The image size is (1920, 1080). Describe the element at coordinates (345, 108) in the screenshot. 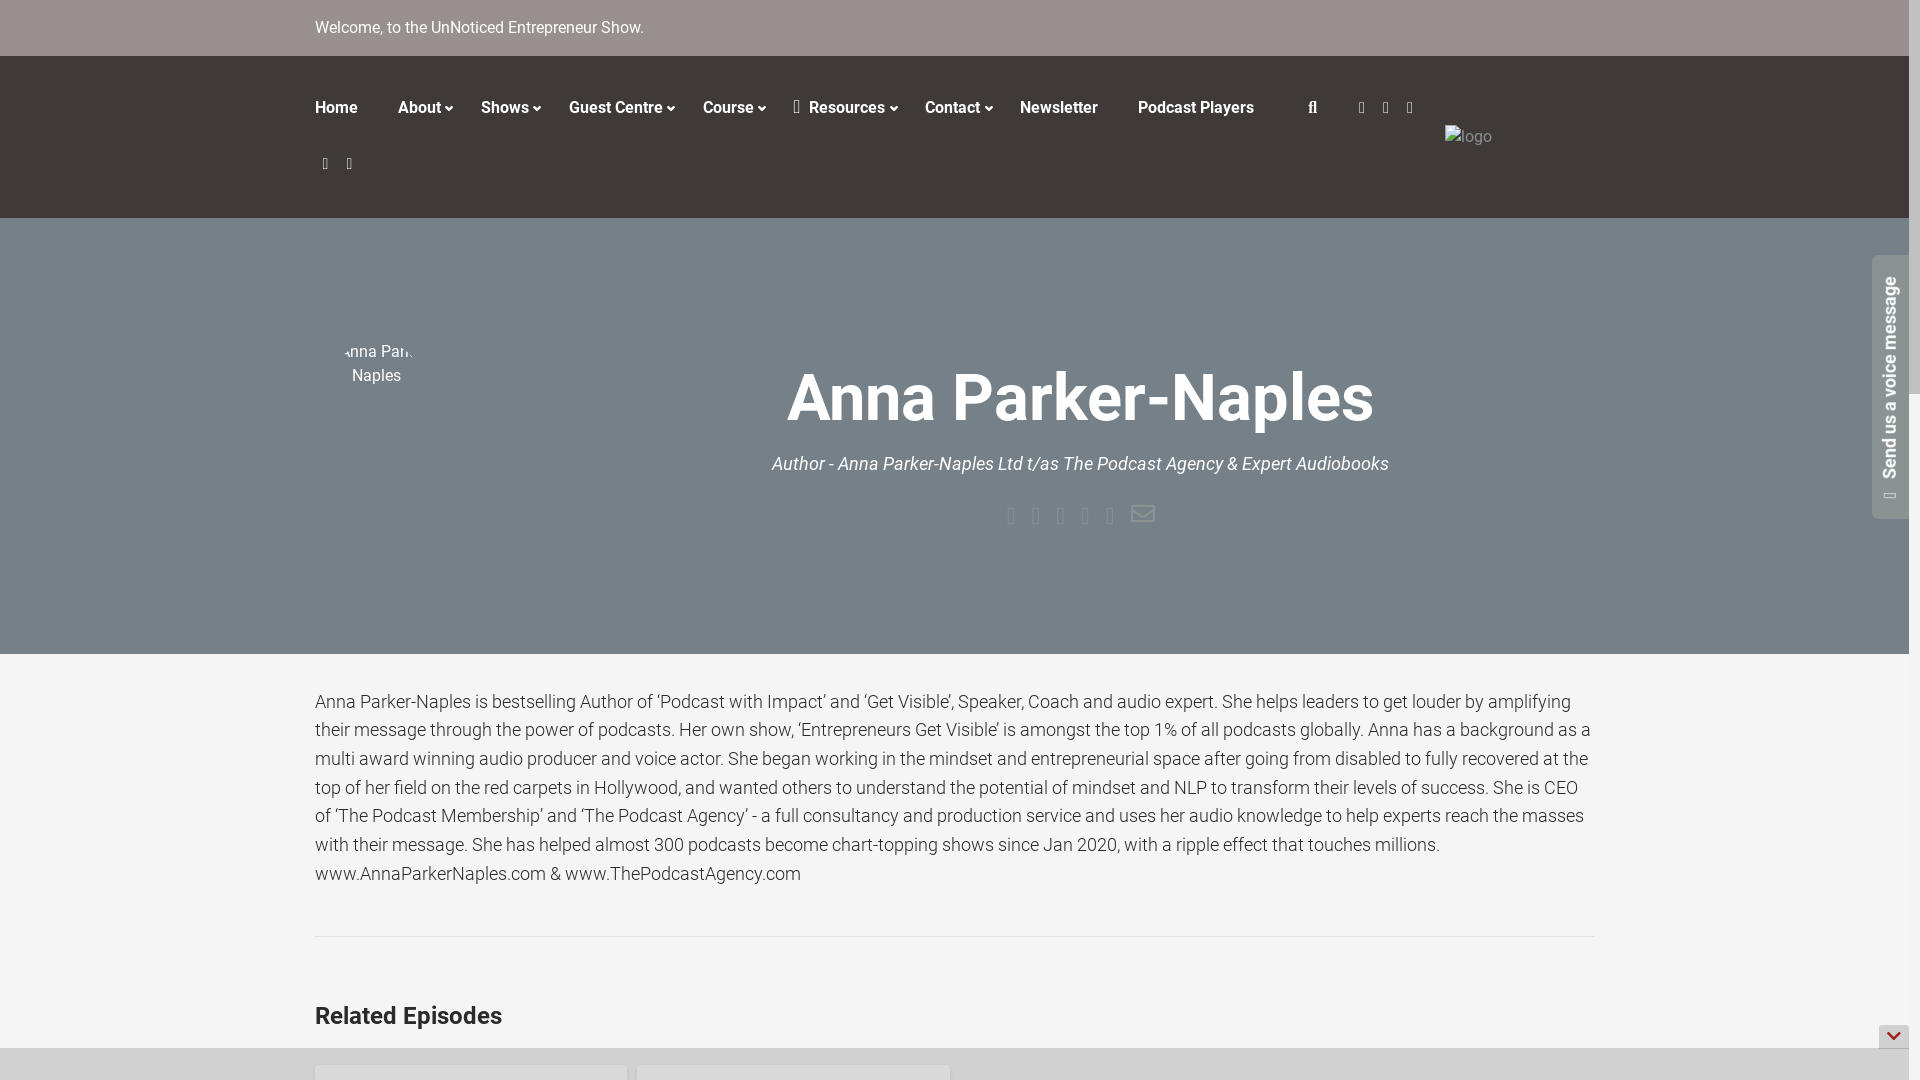

I see `'Home'` at that location.